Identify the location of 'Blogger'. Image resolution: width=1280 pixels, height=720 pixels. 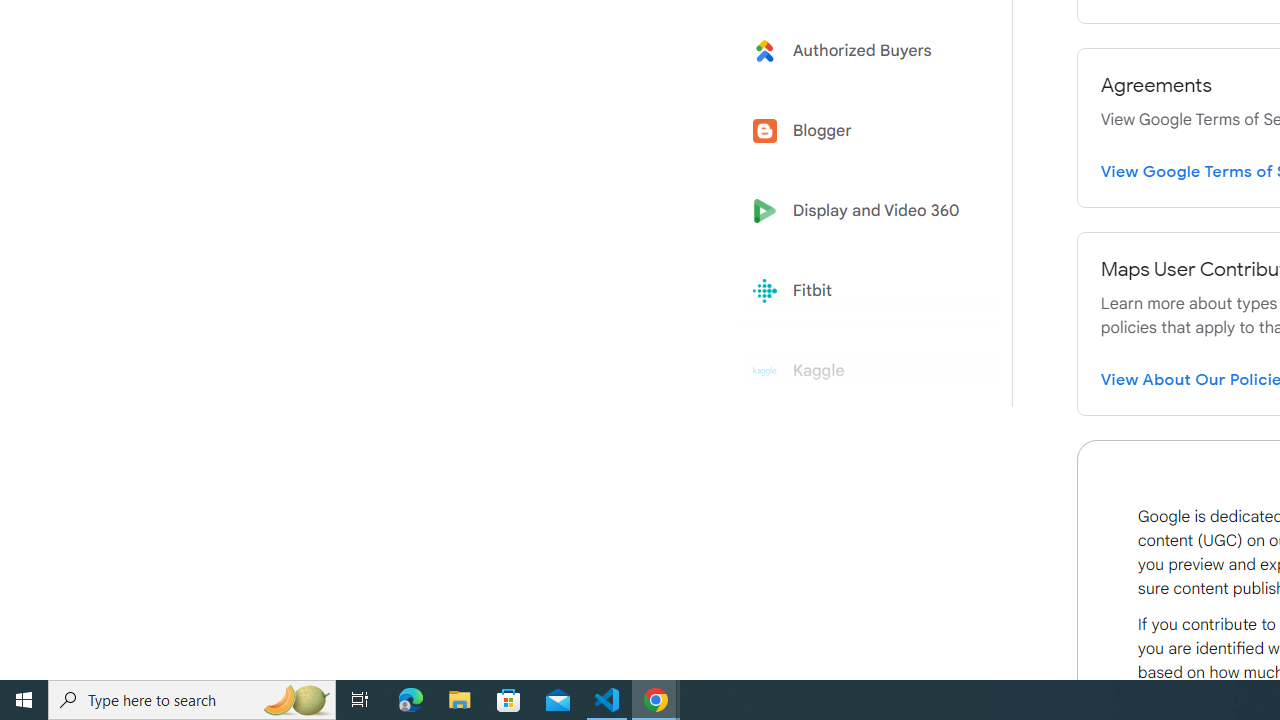
(862, 131).